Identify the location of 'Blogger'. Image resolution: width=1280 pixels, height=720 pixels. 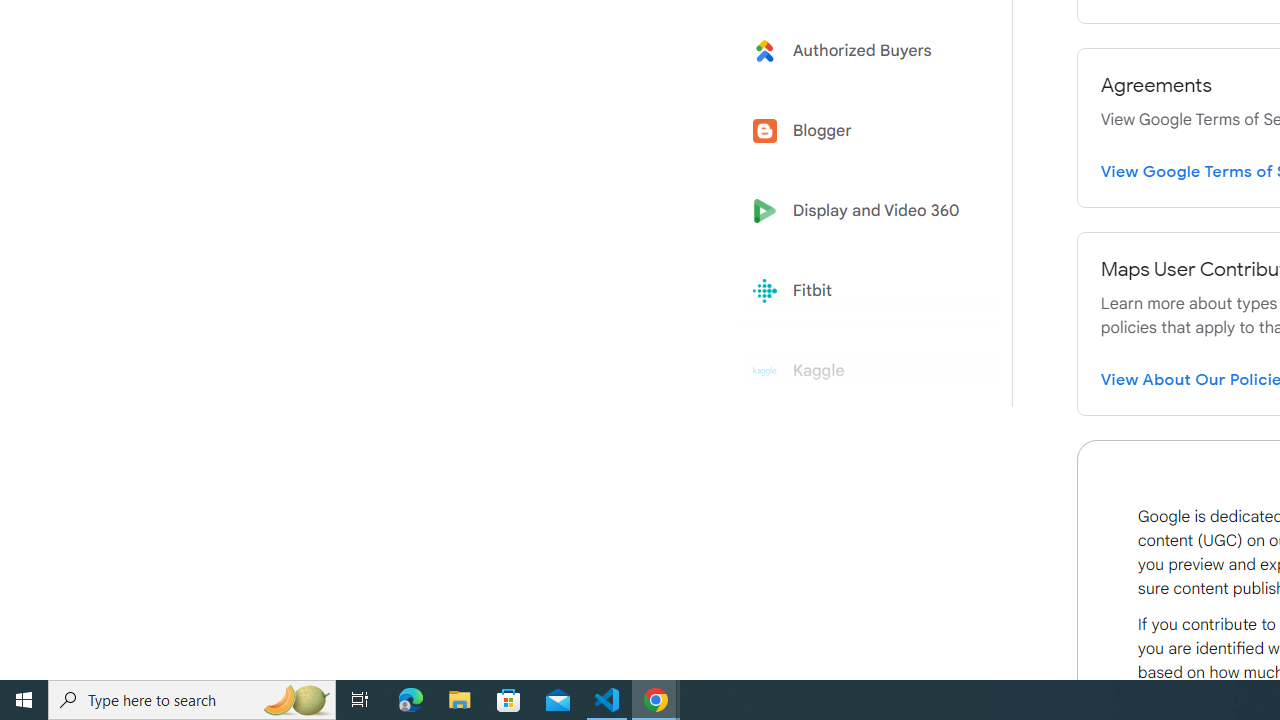
(862, 131).